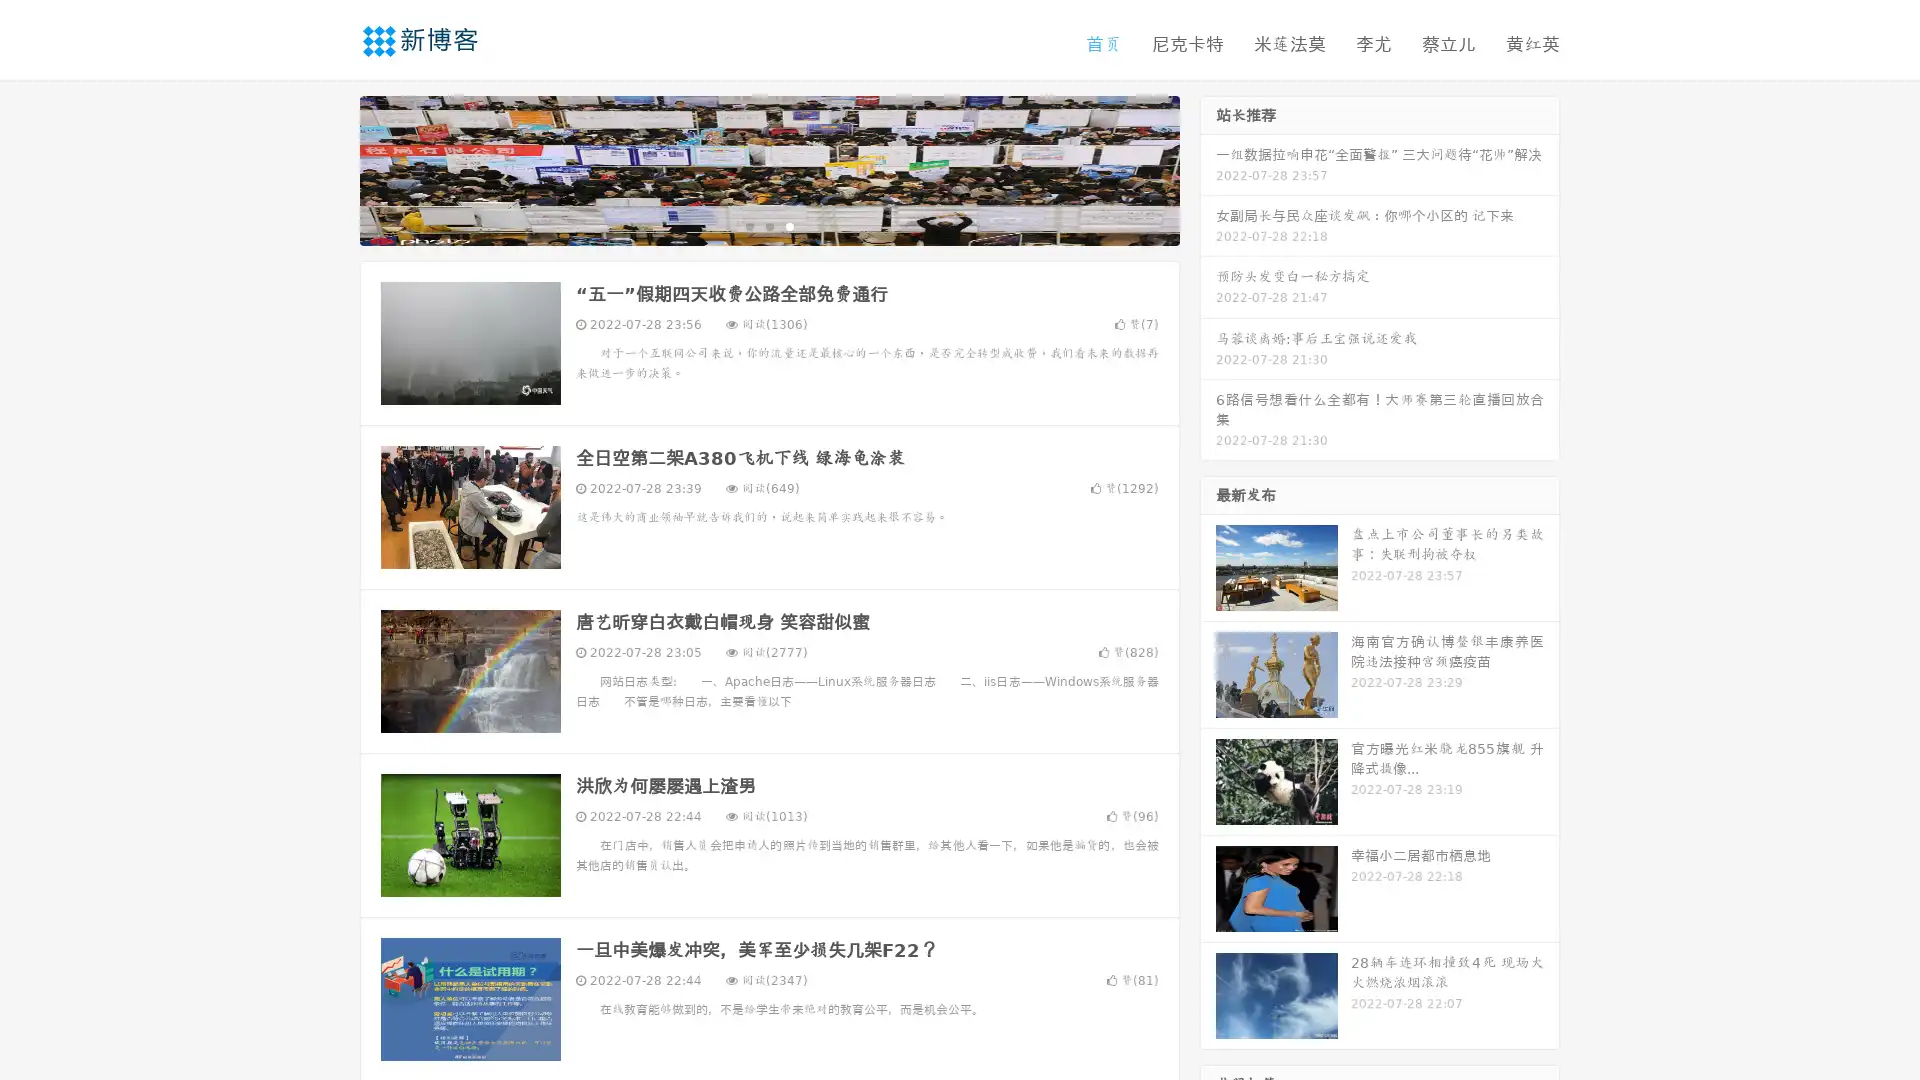 This screenshot has height=1080, width=1920. What do you see at coordinates (330, 168) in the screenshot?
I see `Previous slide` at bounding box center [330, 168].